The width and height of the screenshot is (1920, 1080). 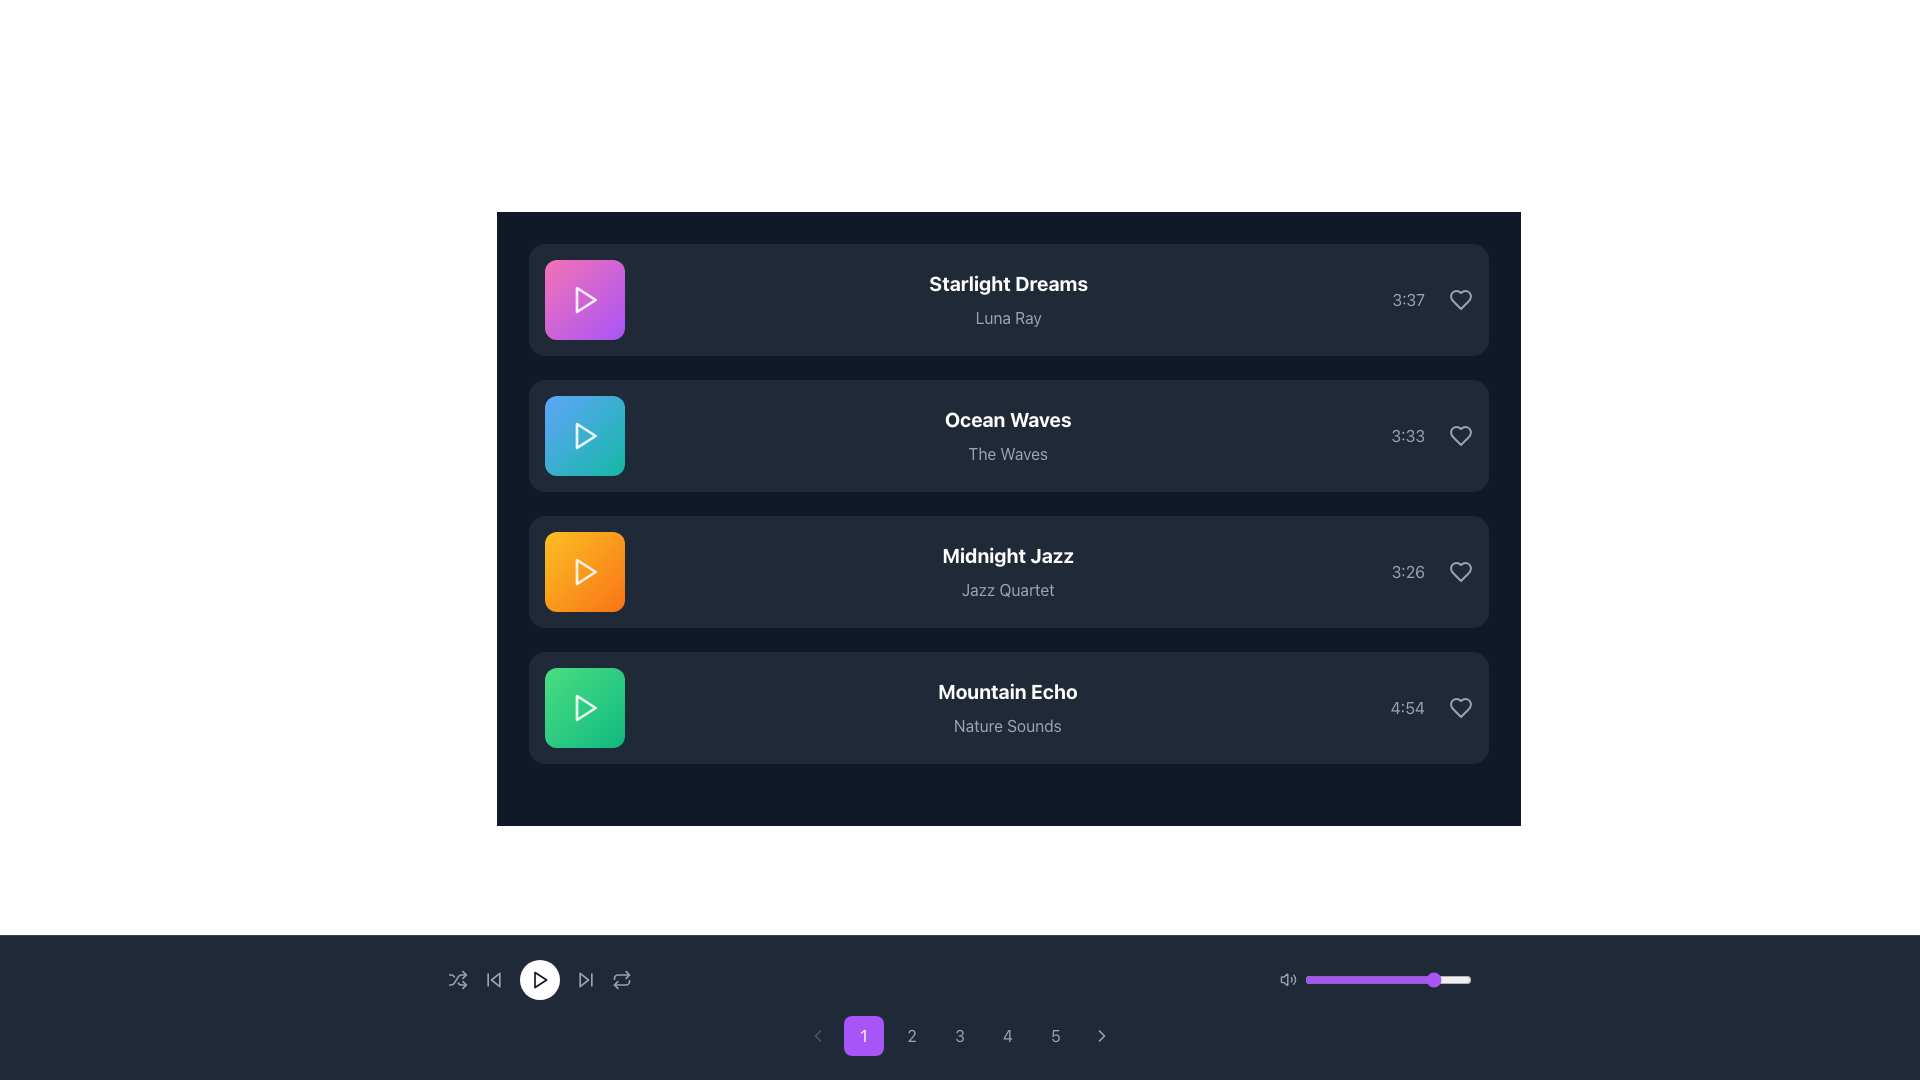 I want to click on the media play/pause button located at the bottom control panel of the interface, so click(x=539, y=978).